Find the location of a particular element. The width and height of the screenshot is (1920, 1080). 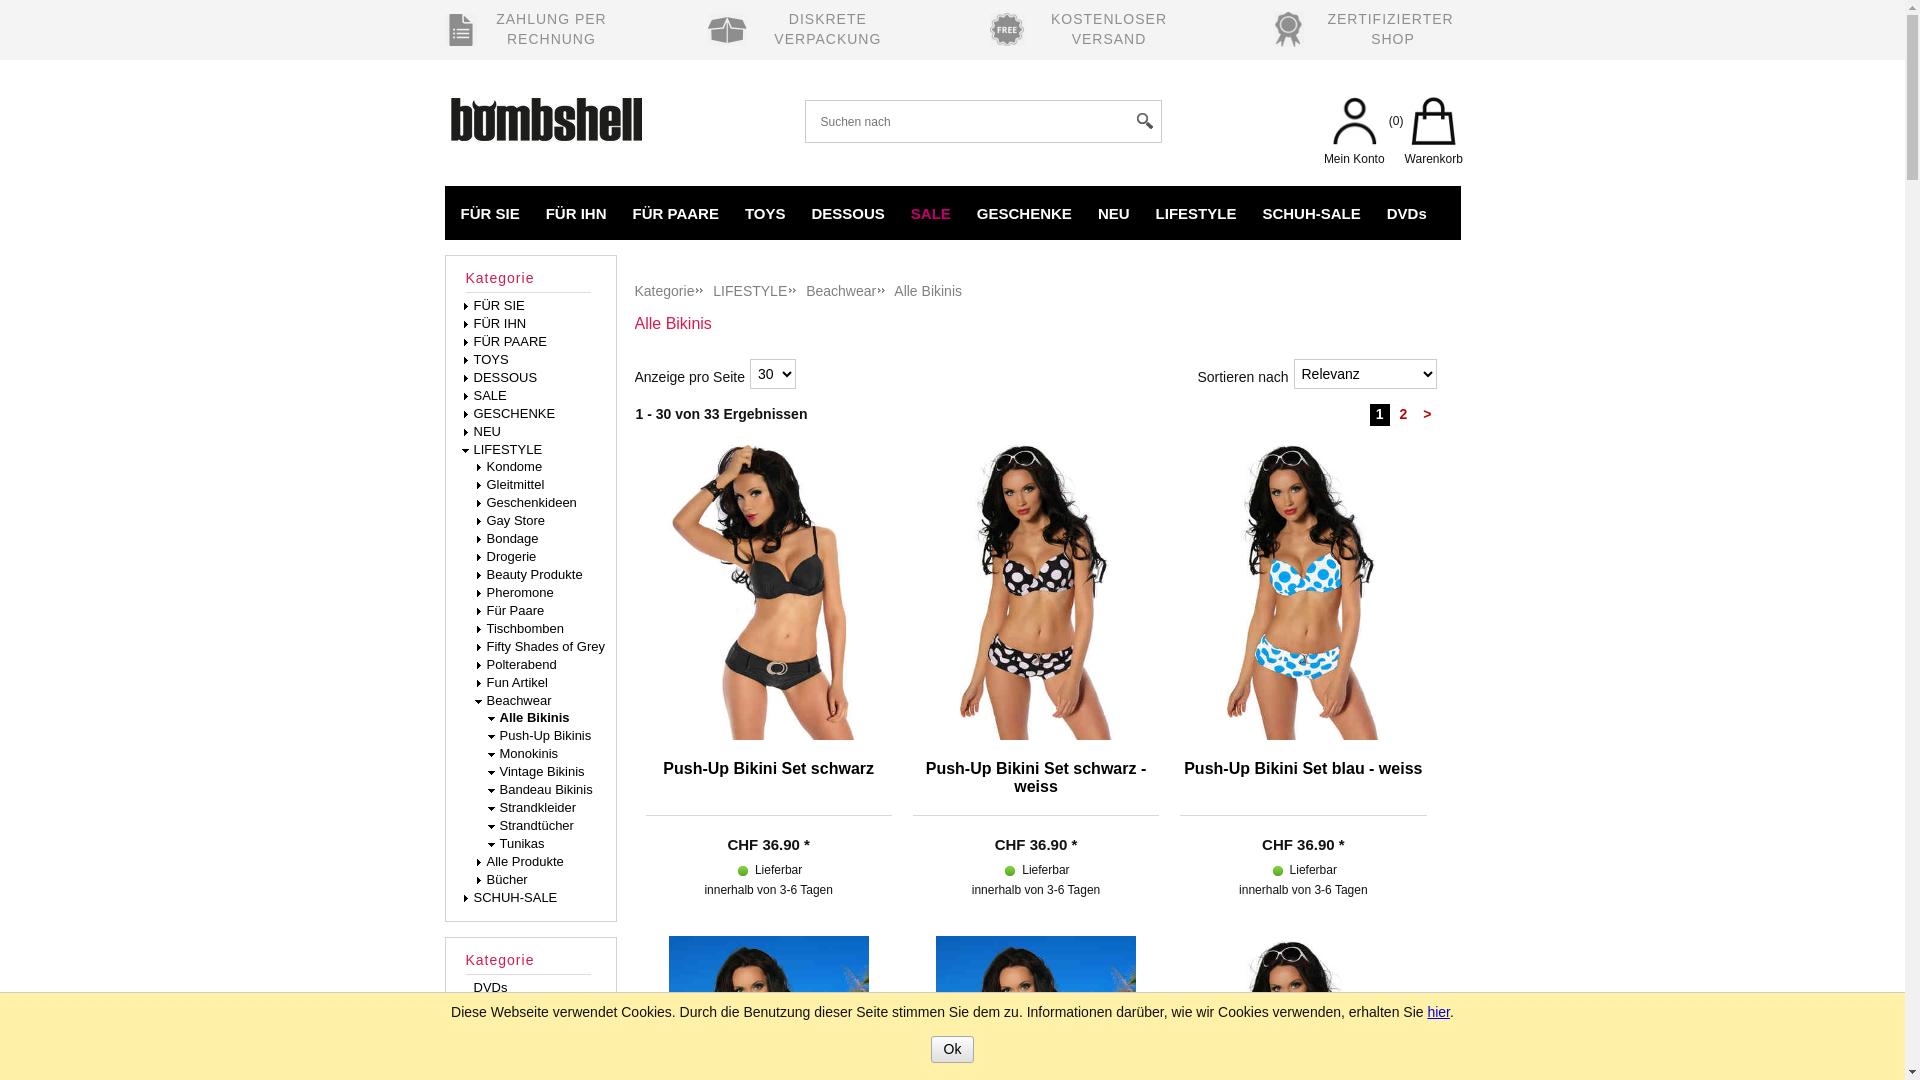

'2' is located at coordinates (1402, 412).